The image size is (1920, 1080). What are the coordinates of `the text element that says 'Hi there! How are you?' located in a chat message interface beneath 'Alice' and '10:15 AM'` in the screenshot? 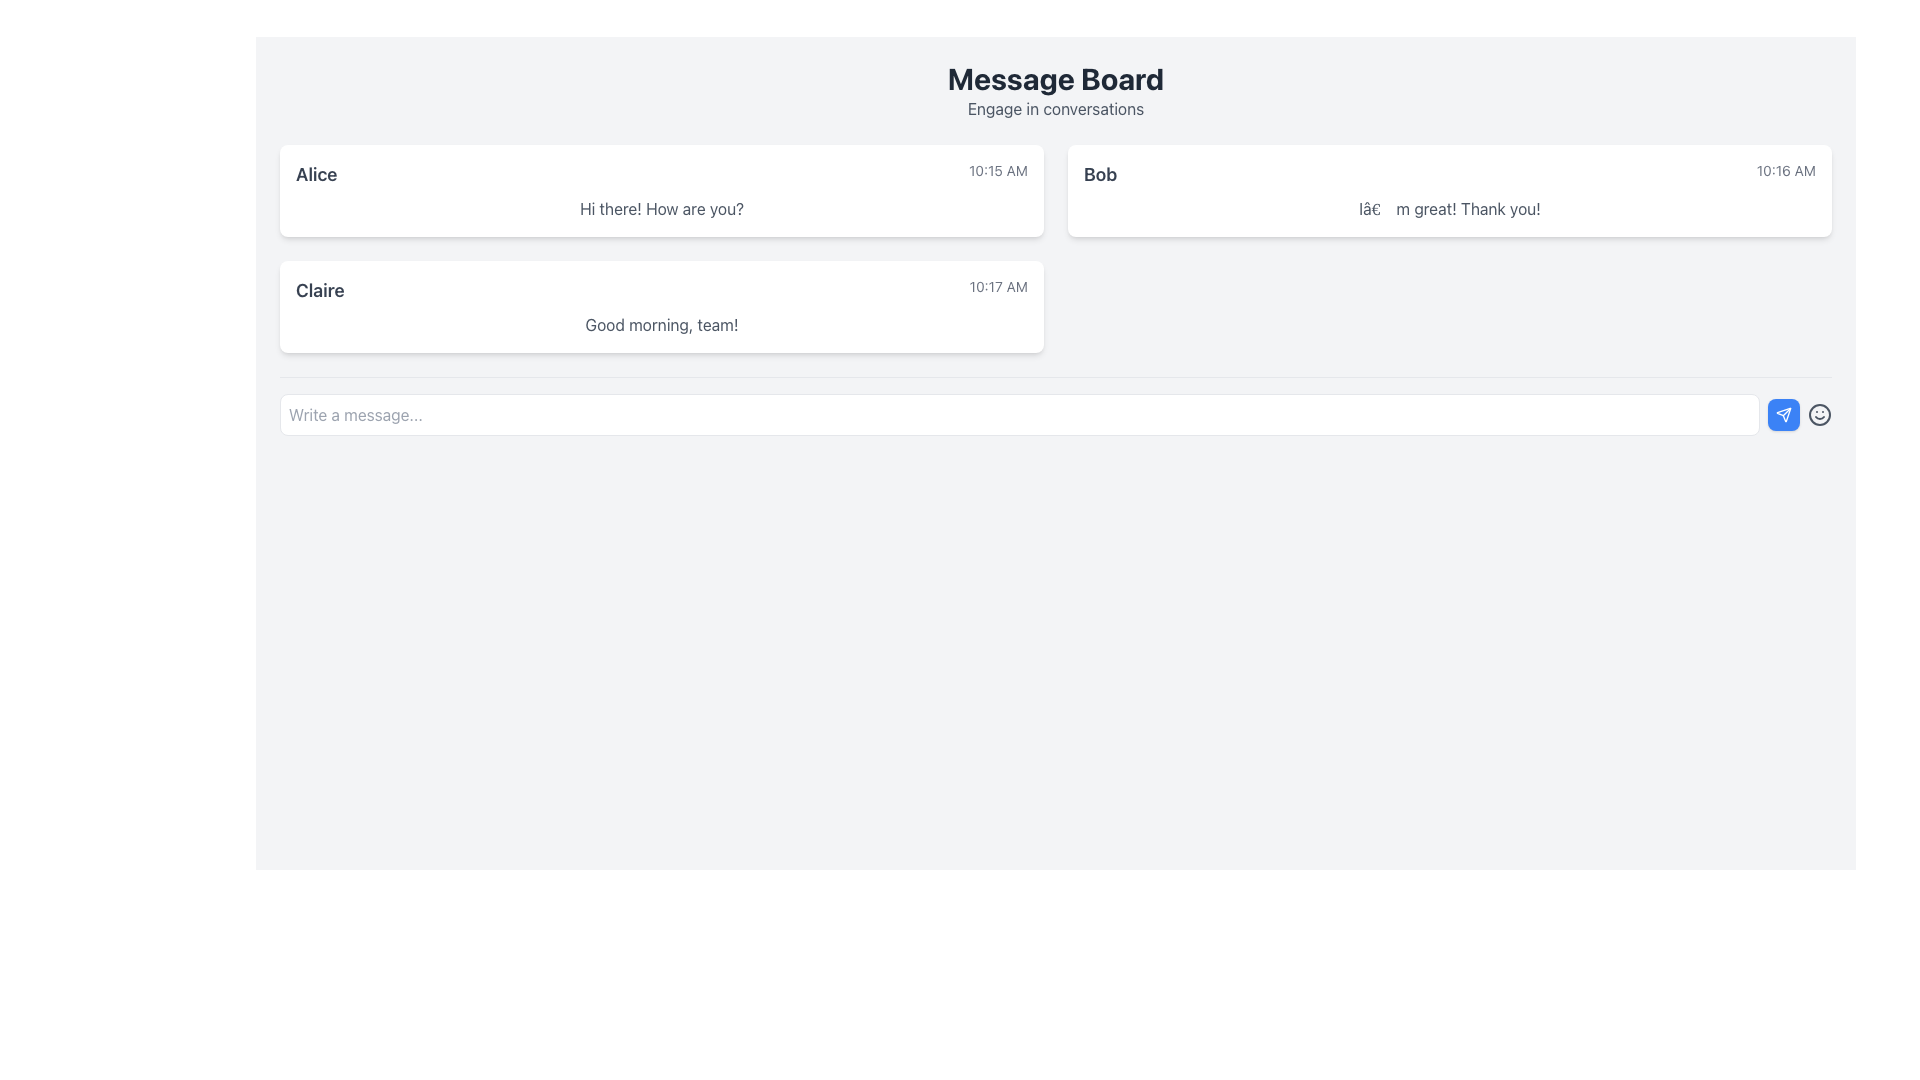 It's located at (662, 208).